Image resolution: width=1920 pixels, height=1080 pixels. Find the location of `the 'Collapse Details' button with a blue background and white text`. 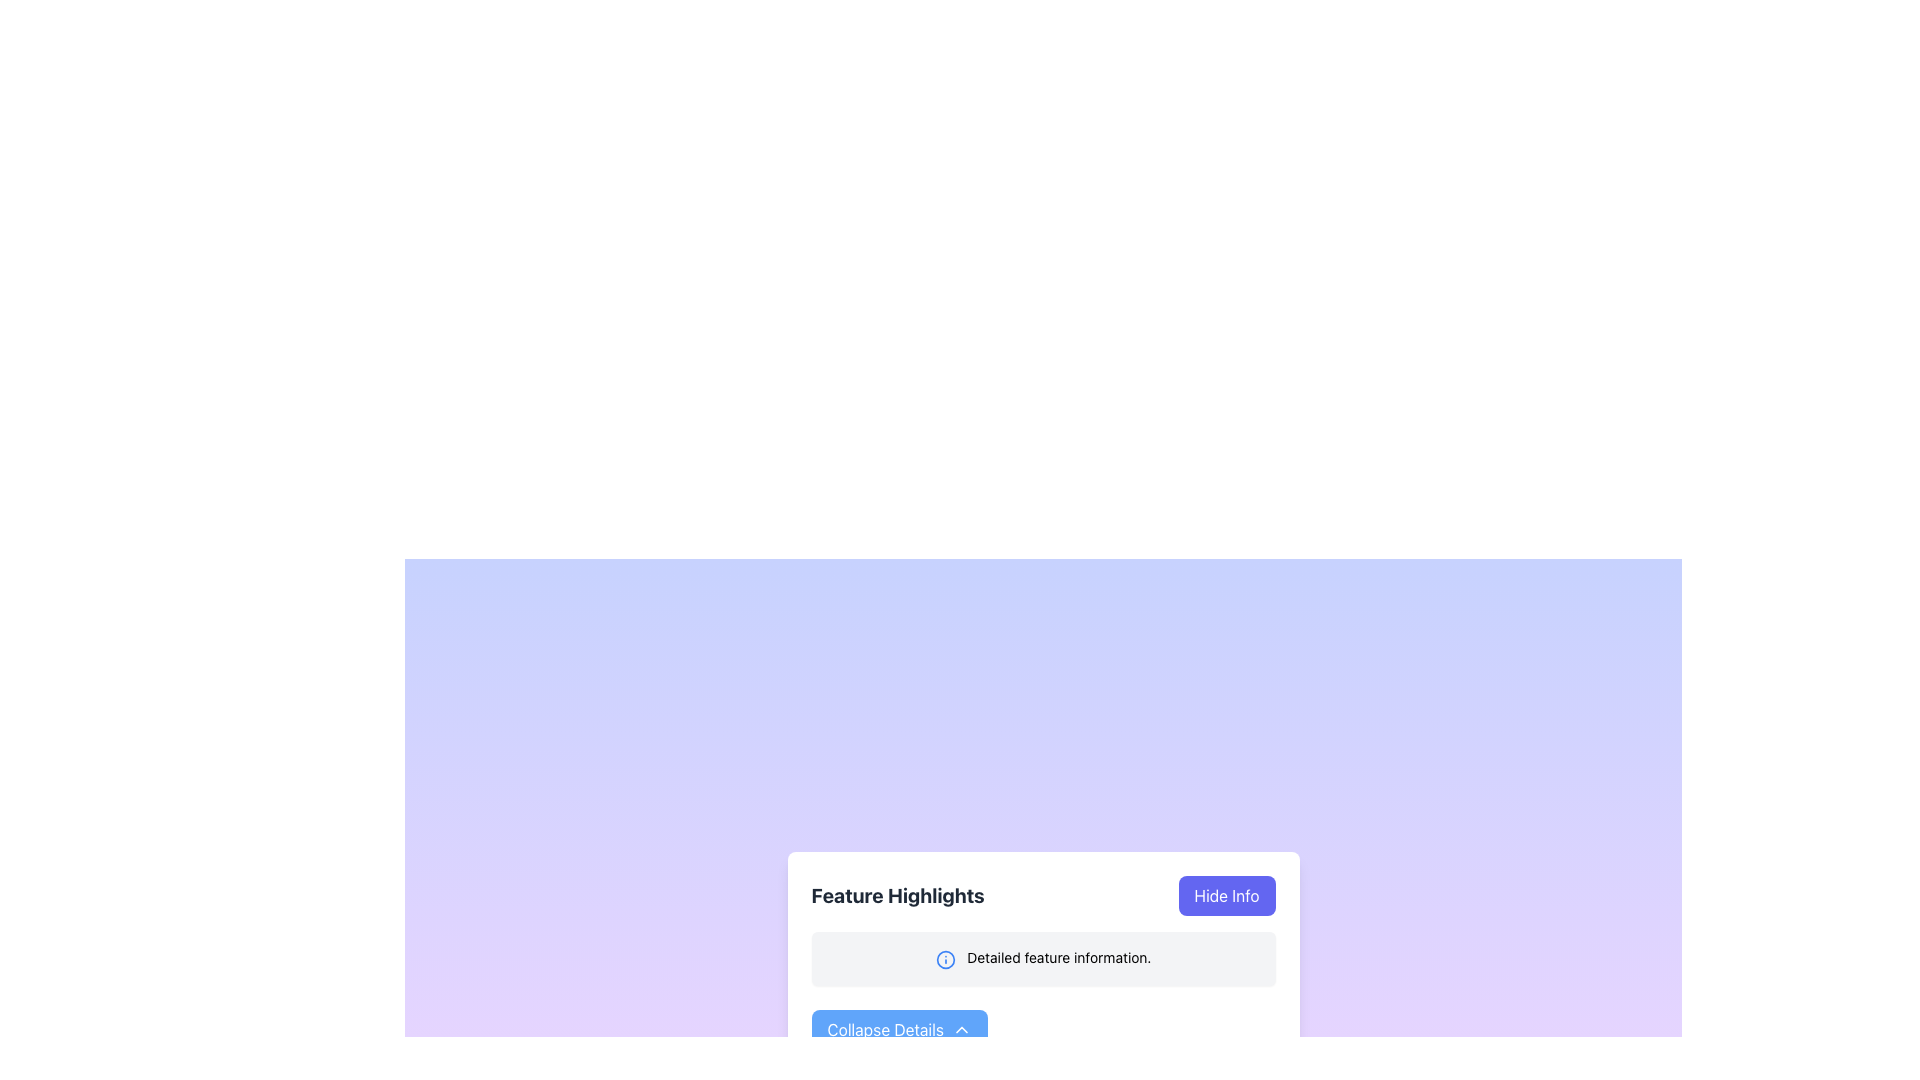

the 'Collapse Details' button with a blue background and white text is located at coordinates (898, 1029).